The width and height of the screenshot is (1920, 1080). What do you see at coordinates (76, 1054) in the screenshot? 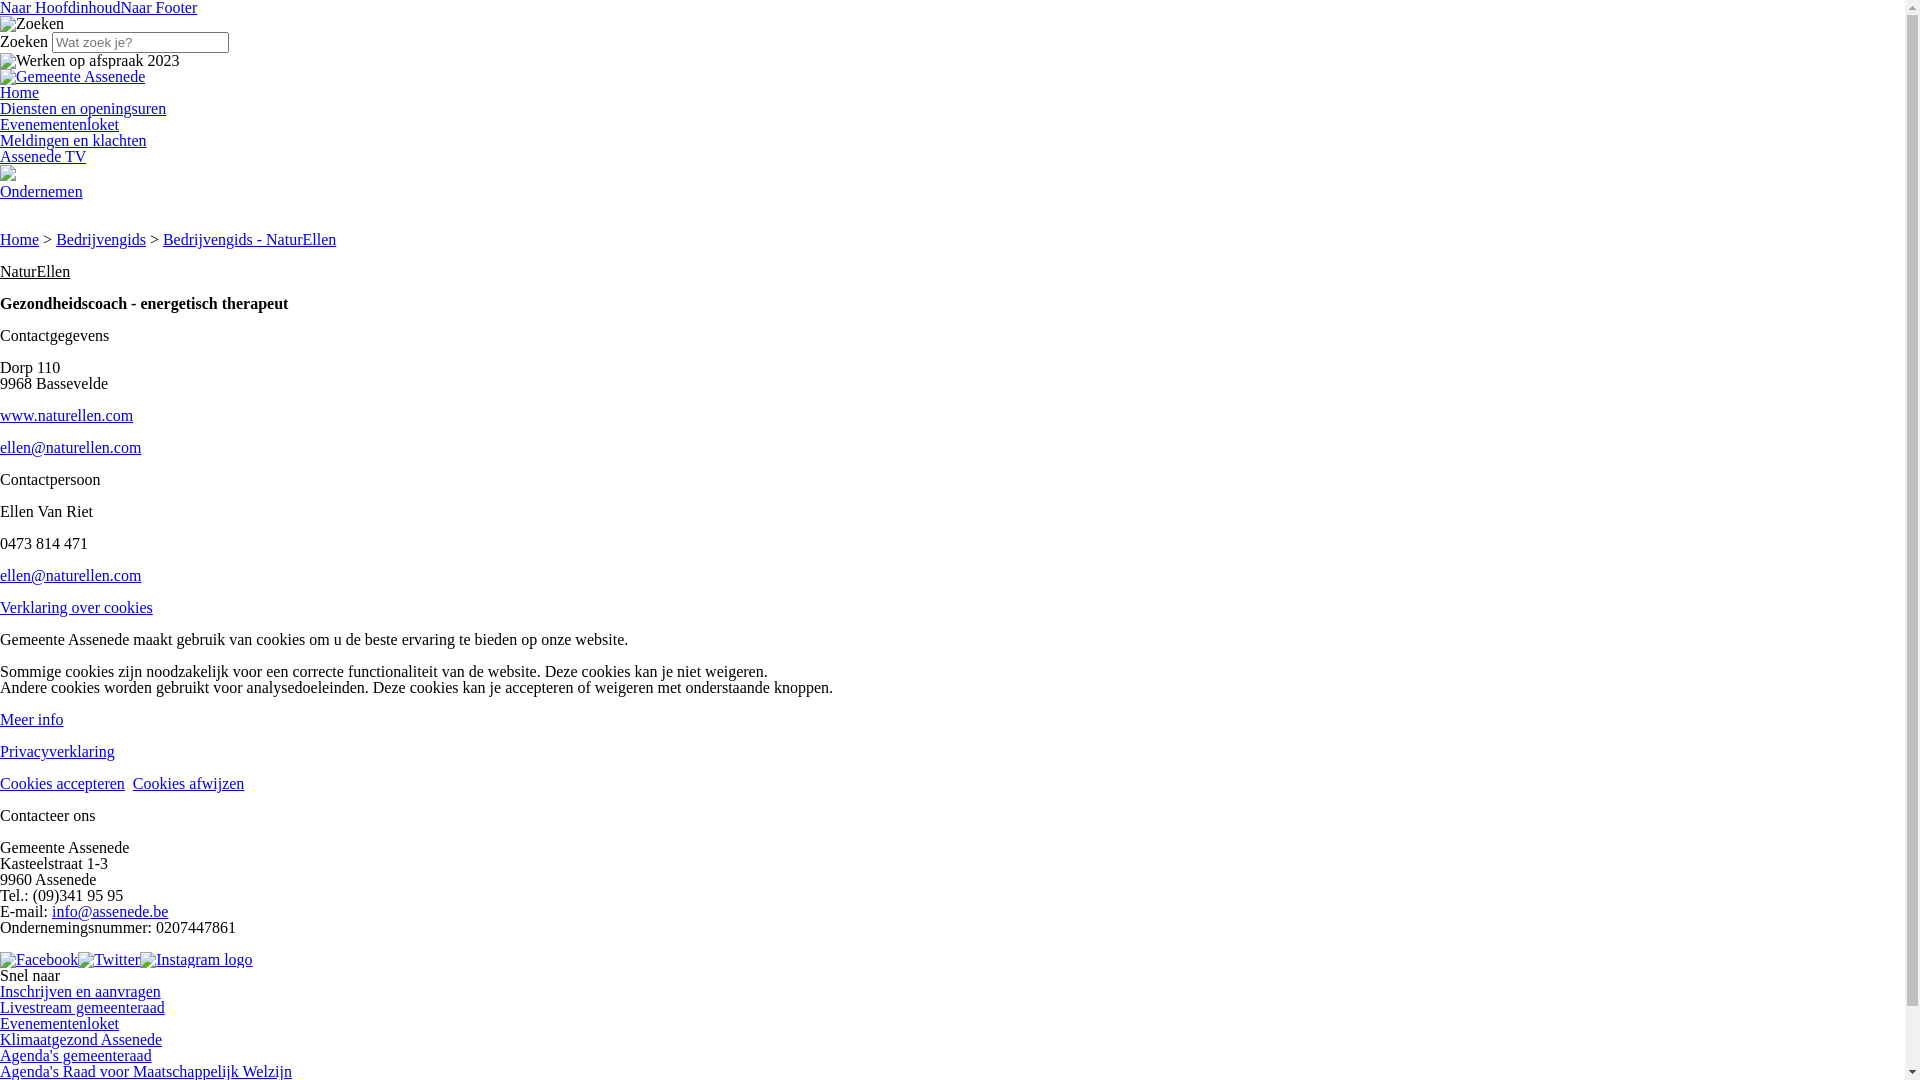
I see `'Agenda's gemeenteraad'` at bounding box center [76, 1054].